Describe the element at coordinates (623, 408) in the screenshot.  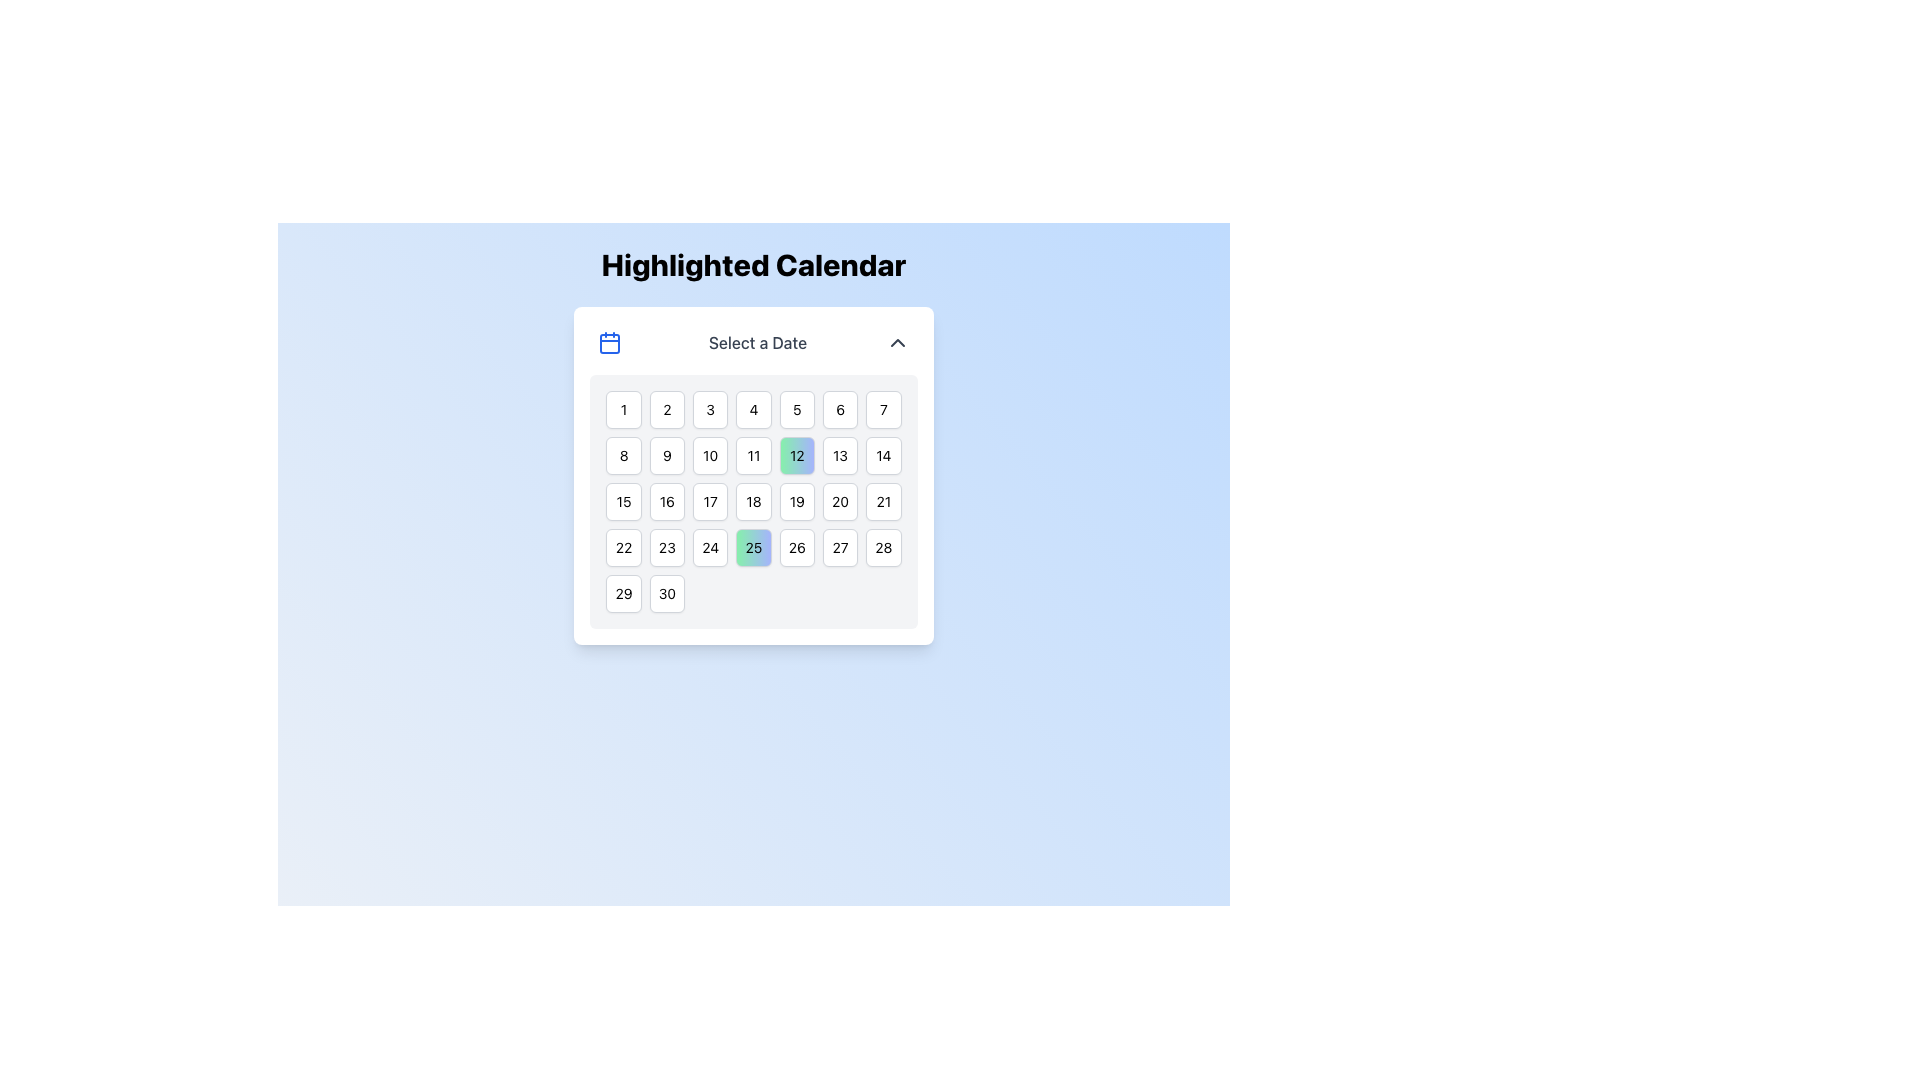
I see `the selectable option button representing the first day of the displayed month in the calendar interface` at that location.